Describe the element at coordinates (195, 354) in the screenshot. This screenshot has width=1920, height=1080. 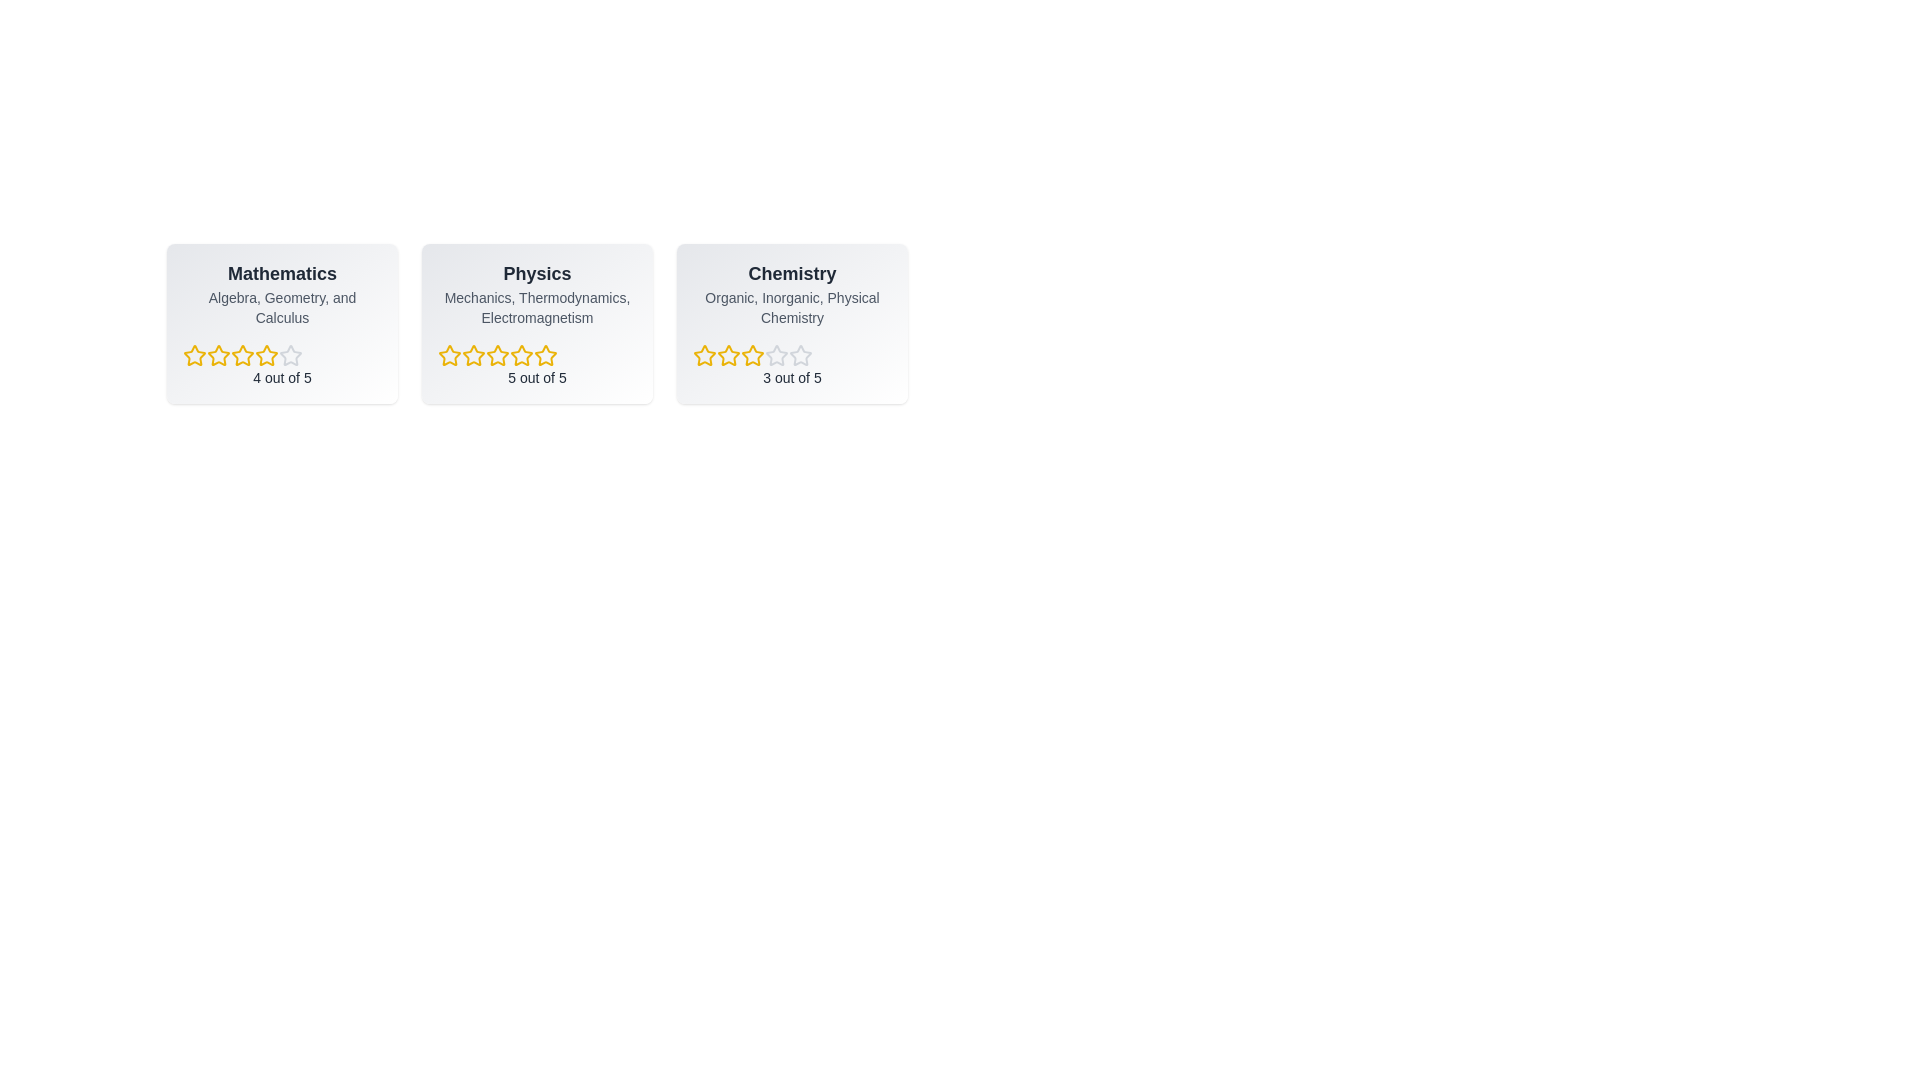
I see `the rating for a subject to 1 stars by clicking on the corresponding star` at that location.